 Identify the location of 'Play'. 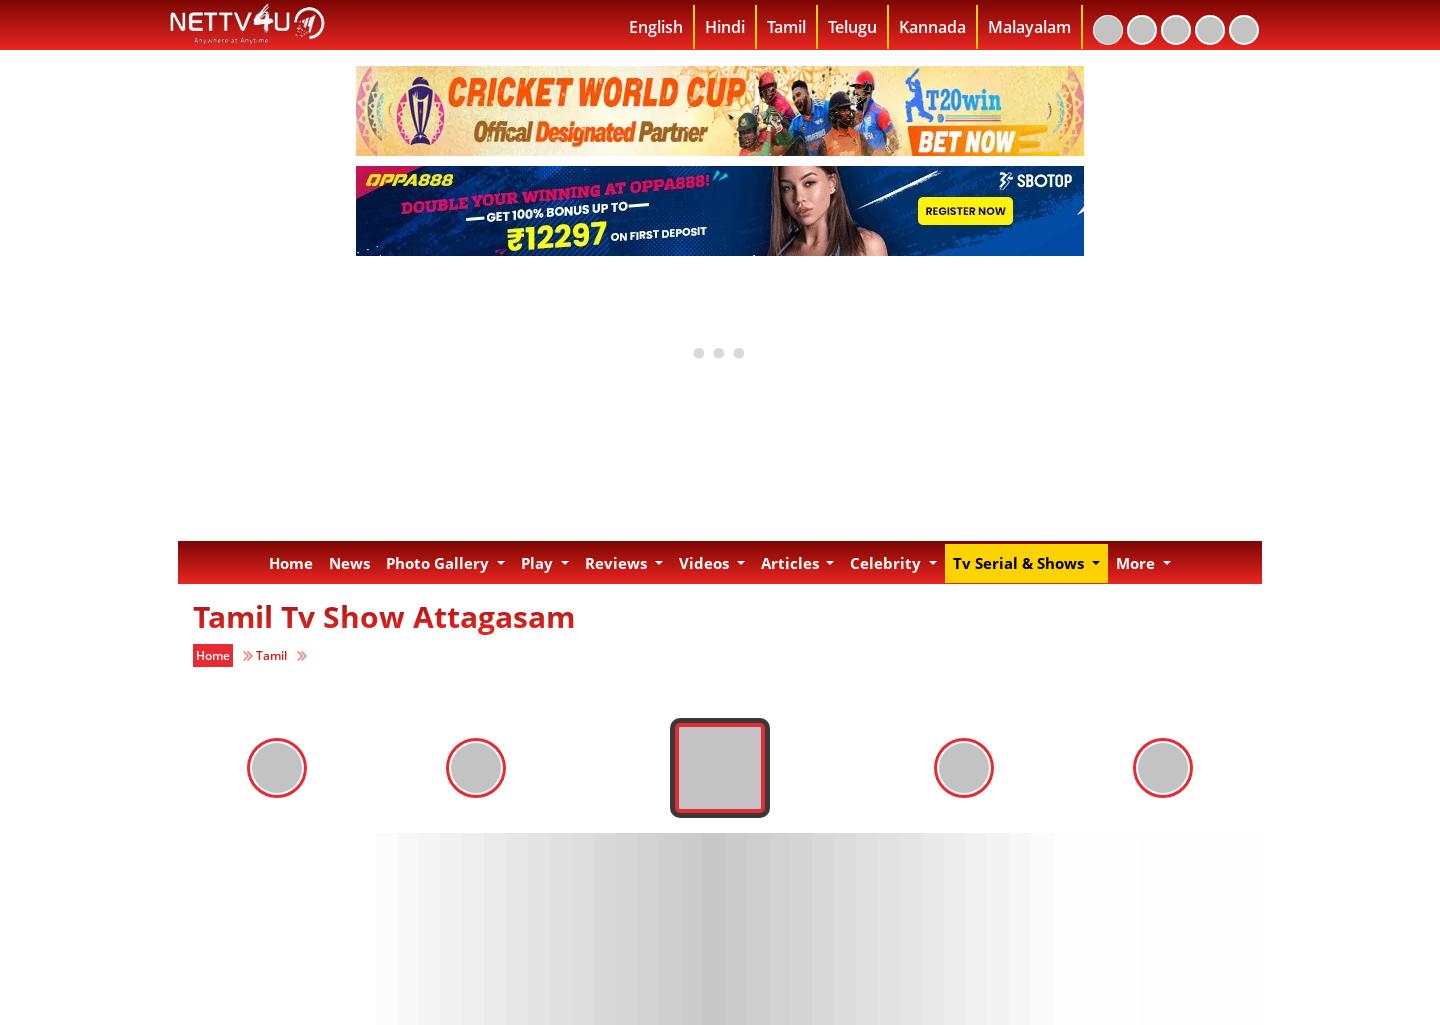
(537, 563).